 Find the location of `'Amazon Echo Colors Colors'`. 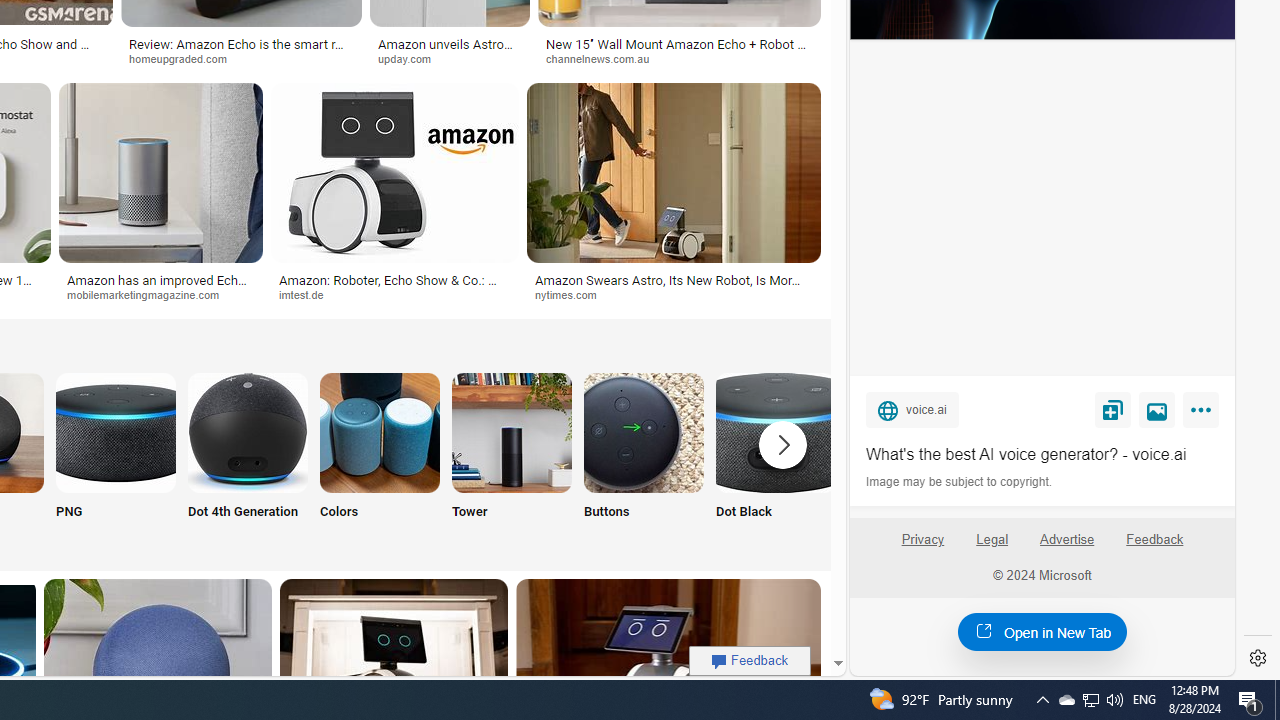

'Amazon Echo Colors Colors' is located at coordinates (380, 458).